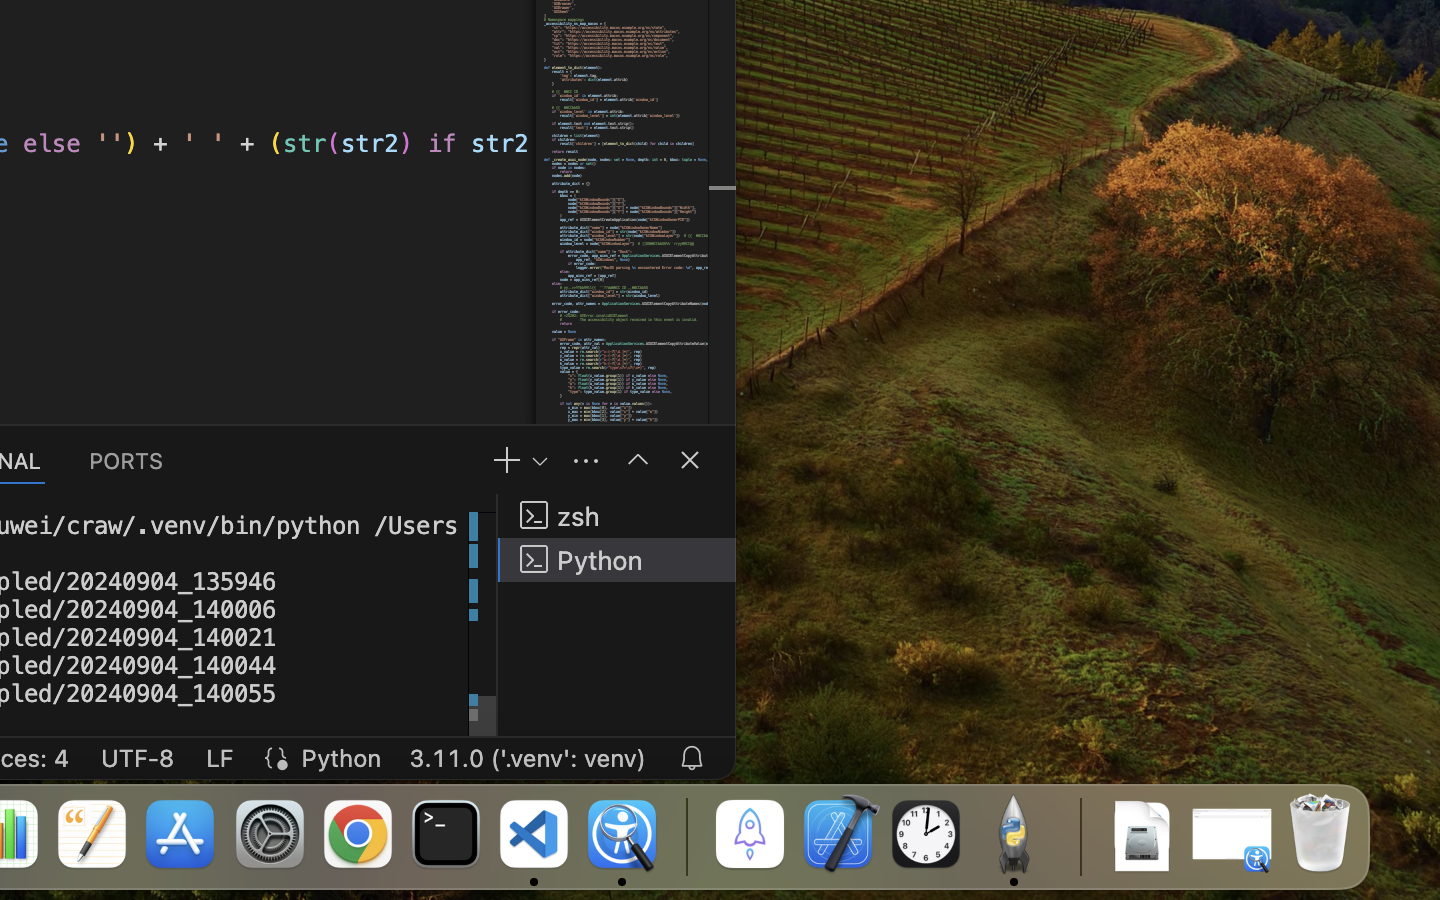 This screenshot has width=1440, height=900. I want to click on 'zsh ', so click(616, 514).